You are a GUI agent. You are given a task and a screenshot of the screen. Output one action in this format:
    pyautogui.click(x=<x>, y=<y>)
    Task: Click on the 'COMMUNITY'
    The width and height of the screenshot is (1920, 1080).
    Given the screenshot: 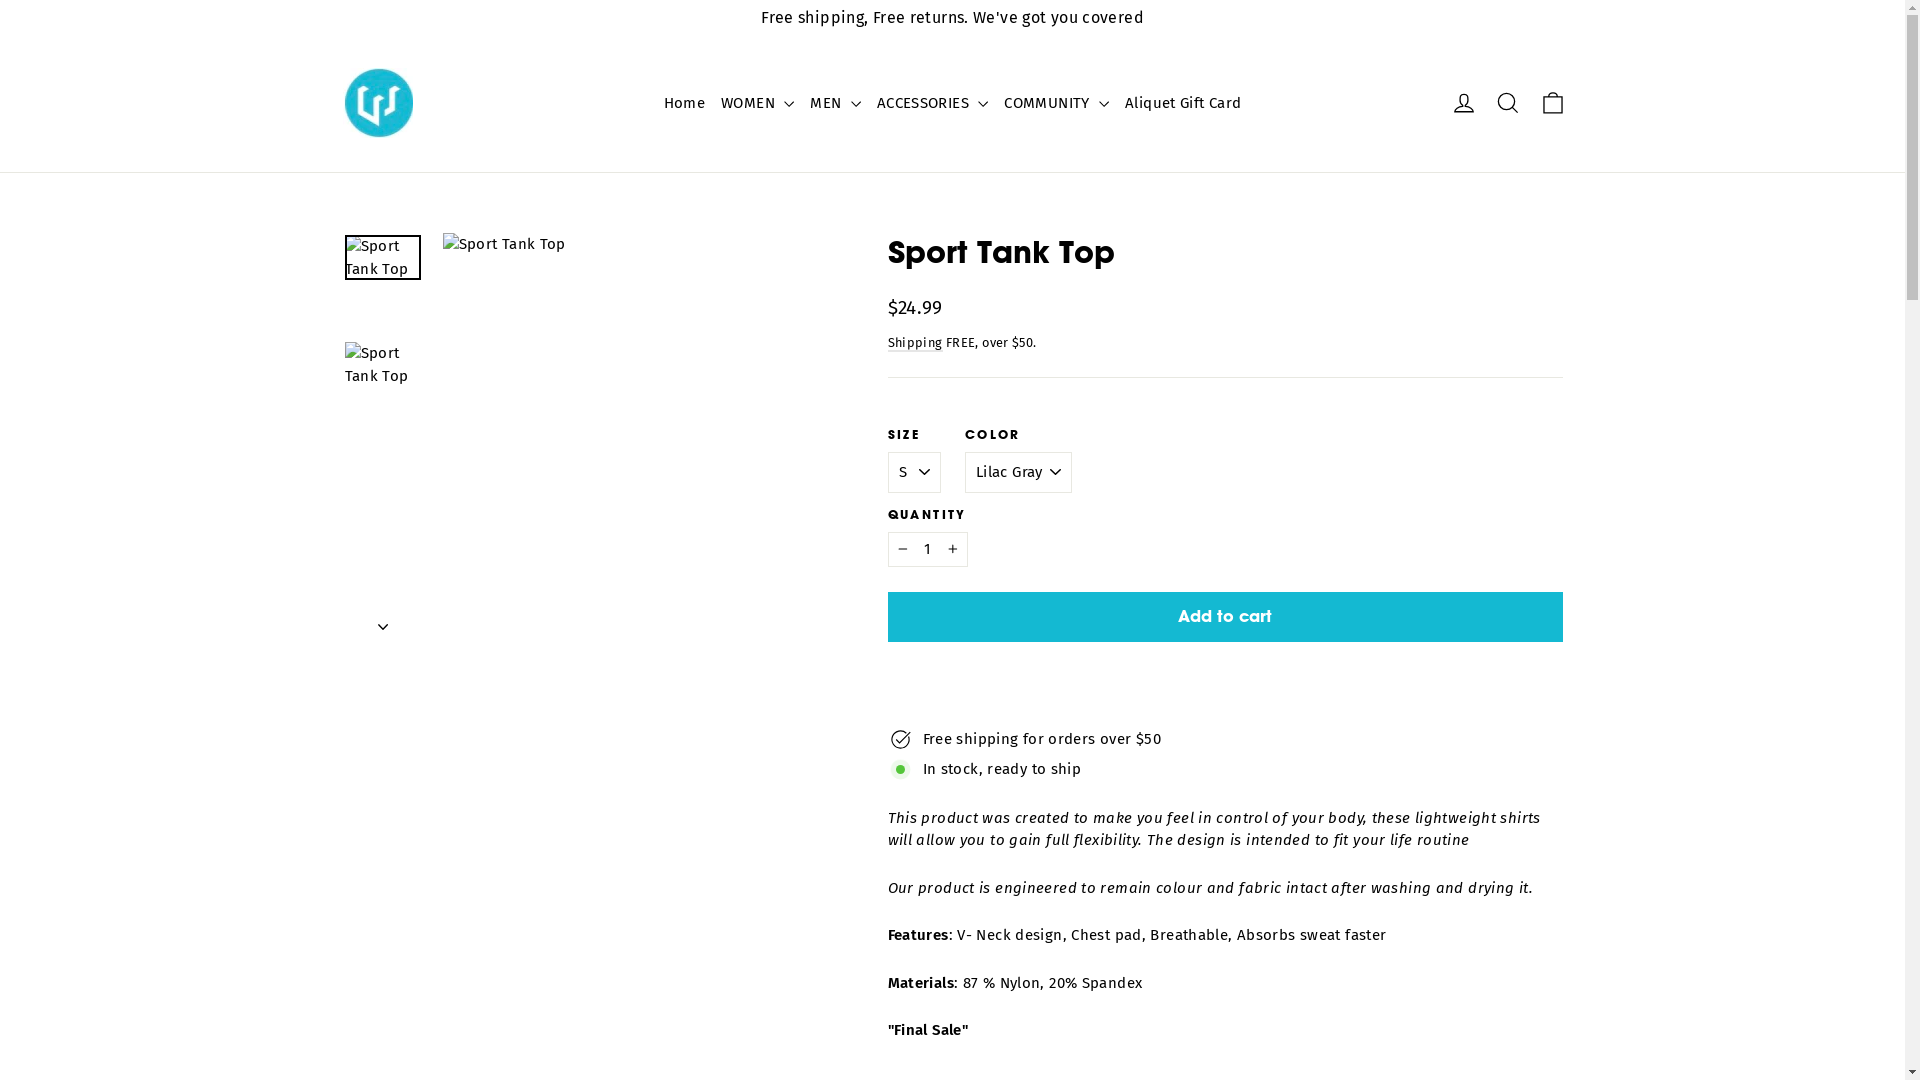 What is the action you would take?
    pyautogui.click(x=1055, y=103)
    